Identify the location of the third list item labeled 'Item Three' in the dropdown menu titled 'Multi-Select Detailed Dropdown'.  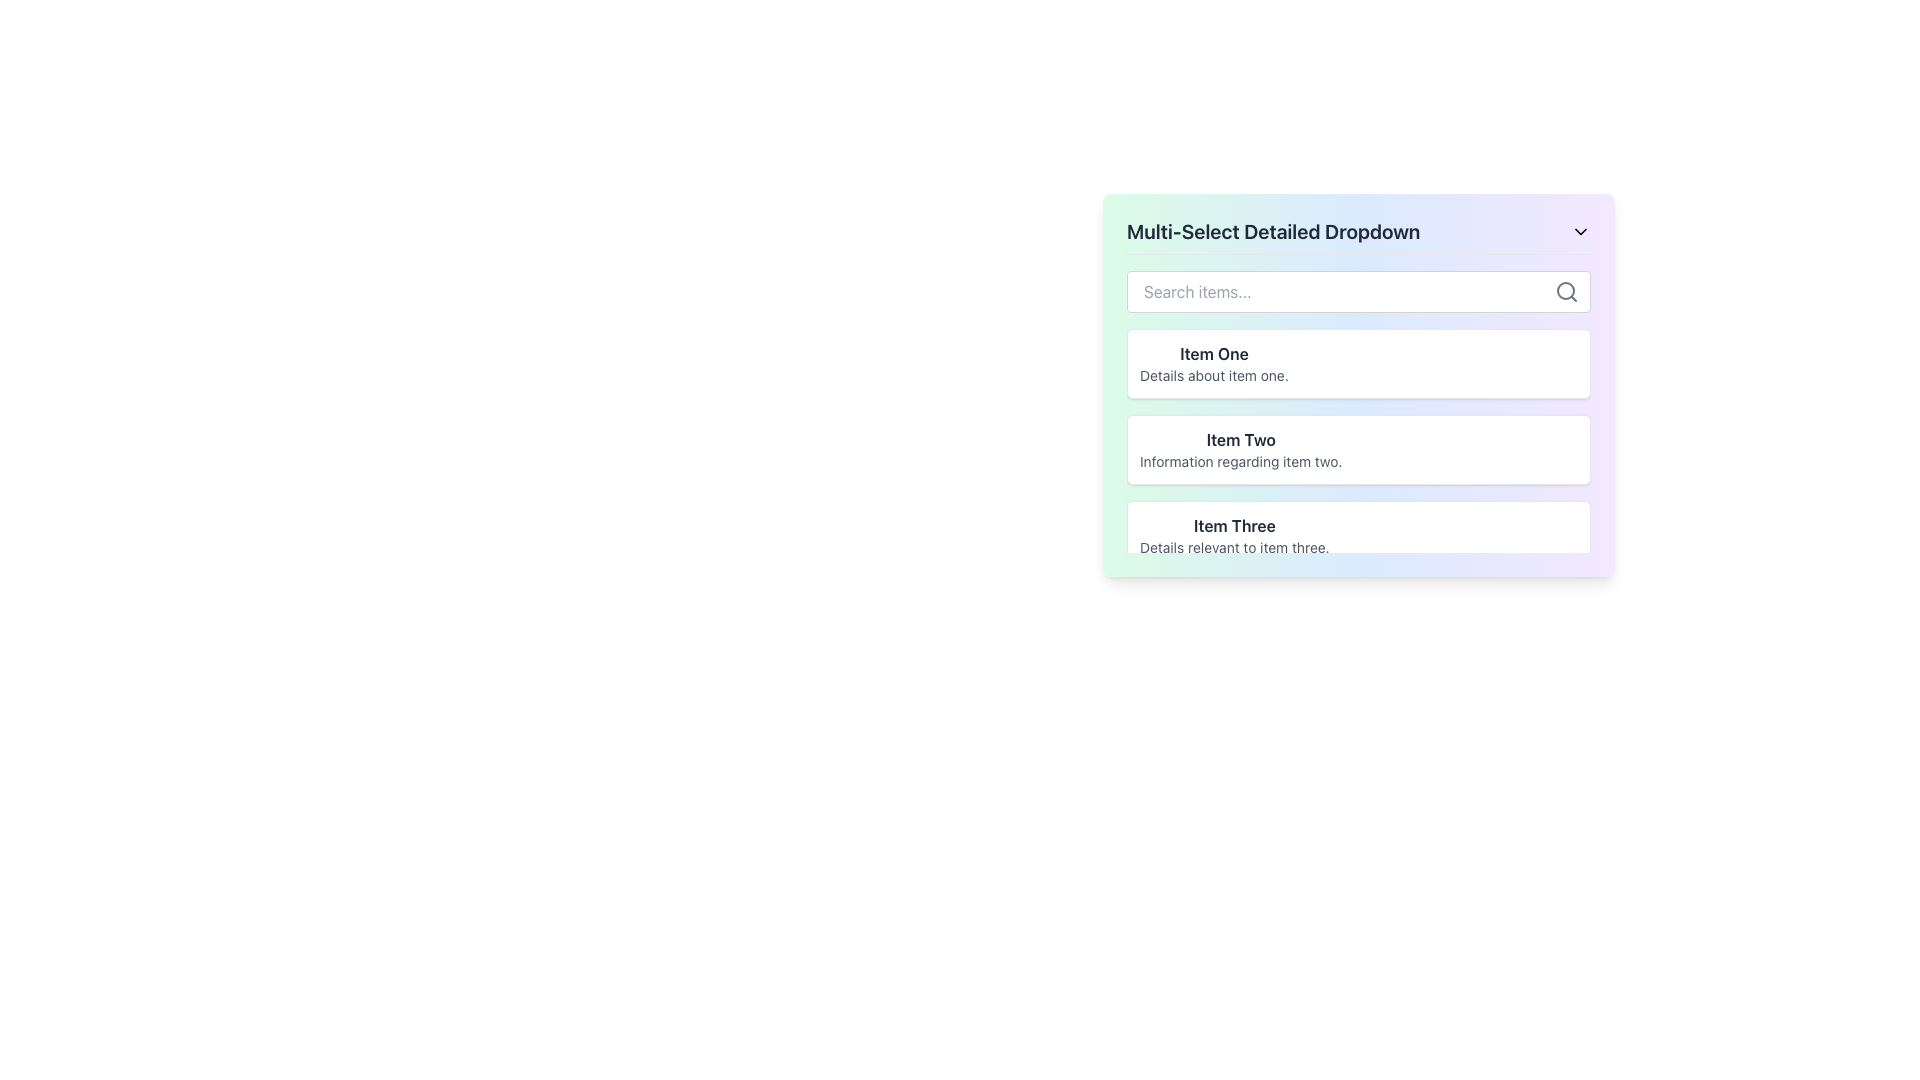
(1233, 535).